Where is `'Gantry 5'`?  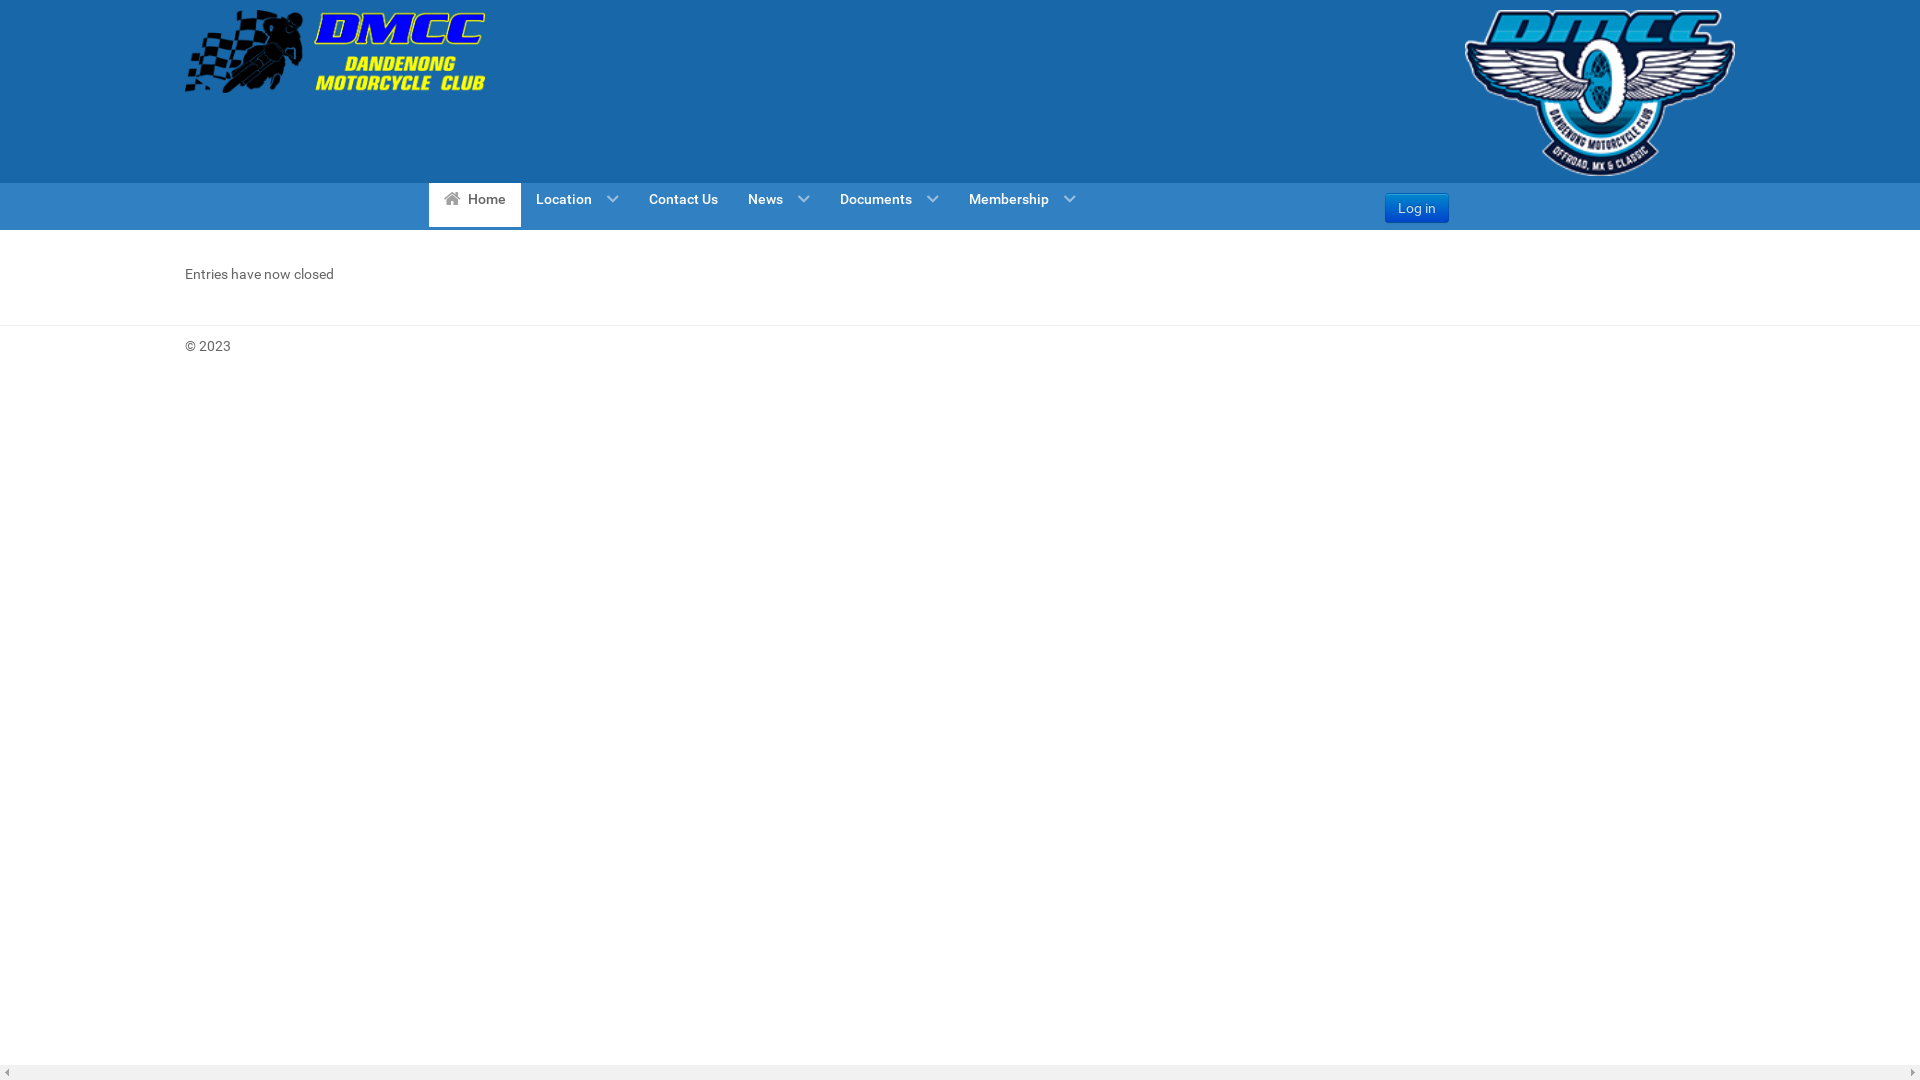
'Gantry 5' is located at coordinates (1598, 92).